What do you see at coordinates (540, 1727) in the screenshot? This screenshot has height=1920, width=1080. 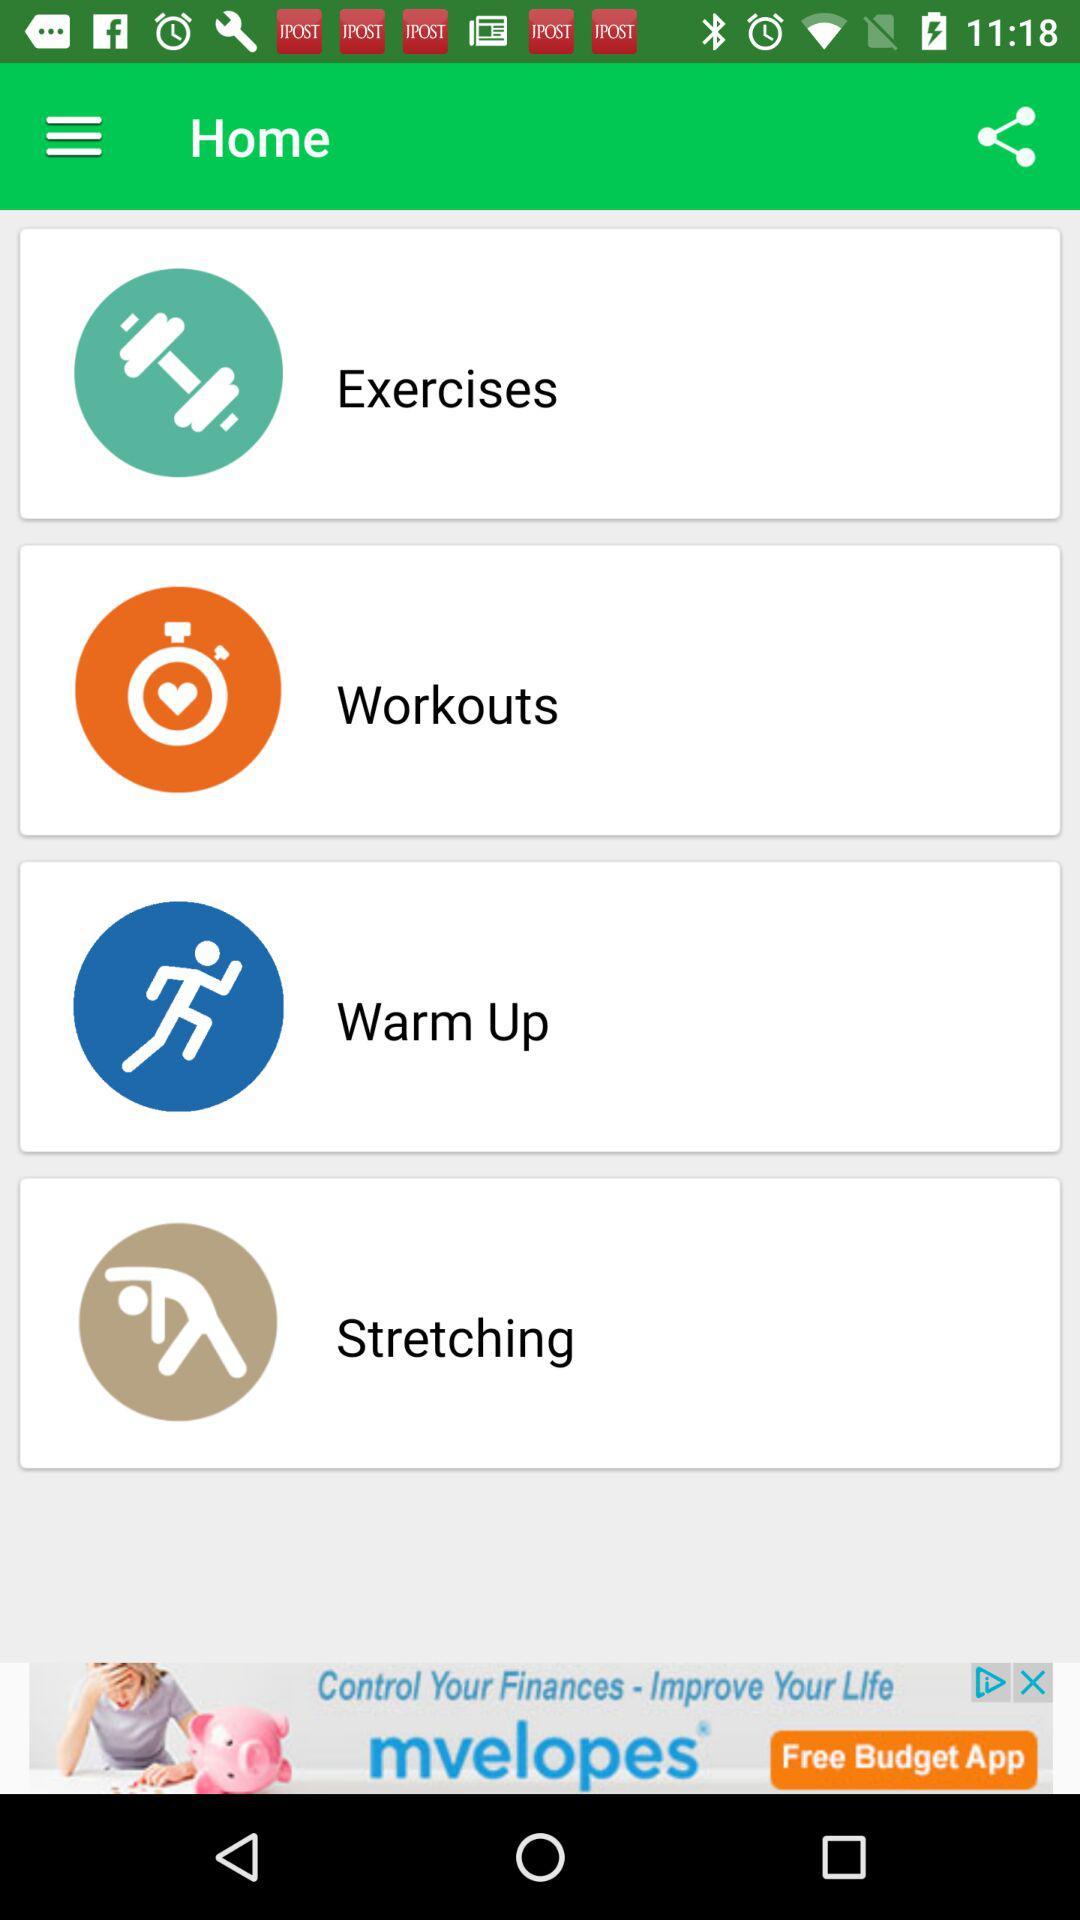 I see `advertisement` at bounding box center [540, 1727].